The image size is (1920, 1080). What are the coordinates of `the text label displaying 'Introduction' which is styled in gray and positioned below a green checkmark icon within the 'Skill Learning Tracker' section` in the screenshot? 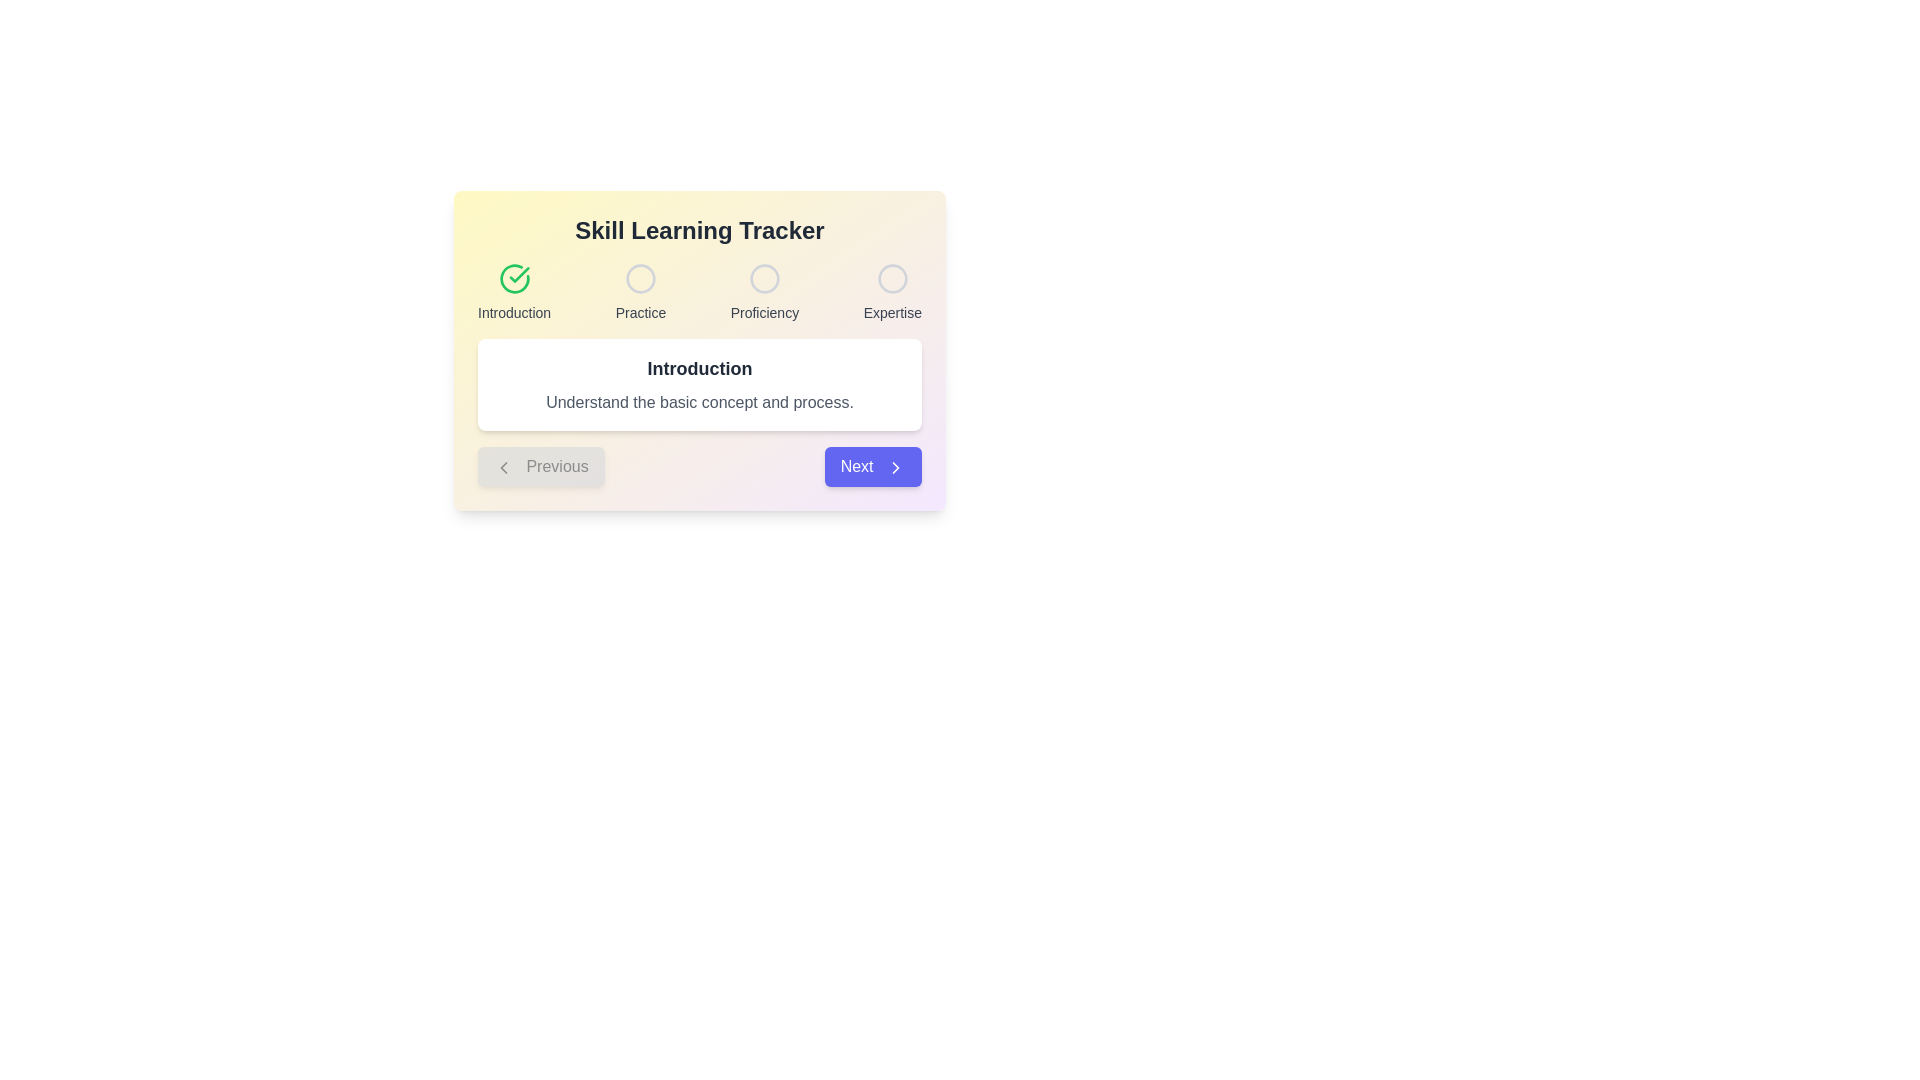 It's located at (514, 312).